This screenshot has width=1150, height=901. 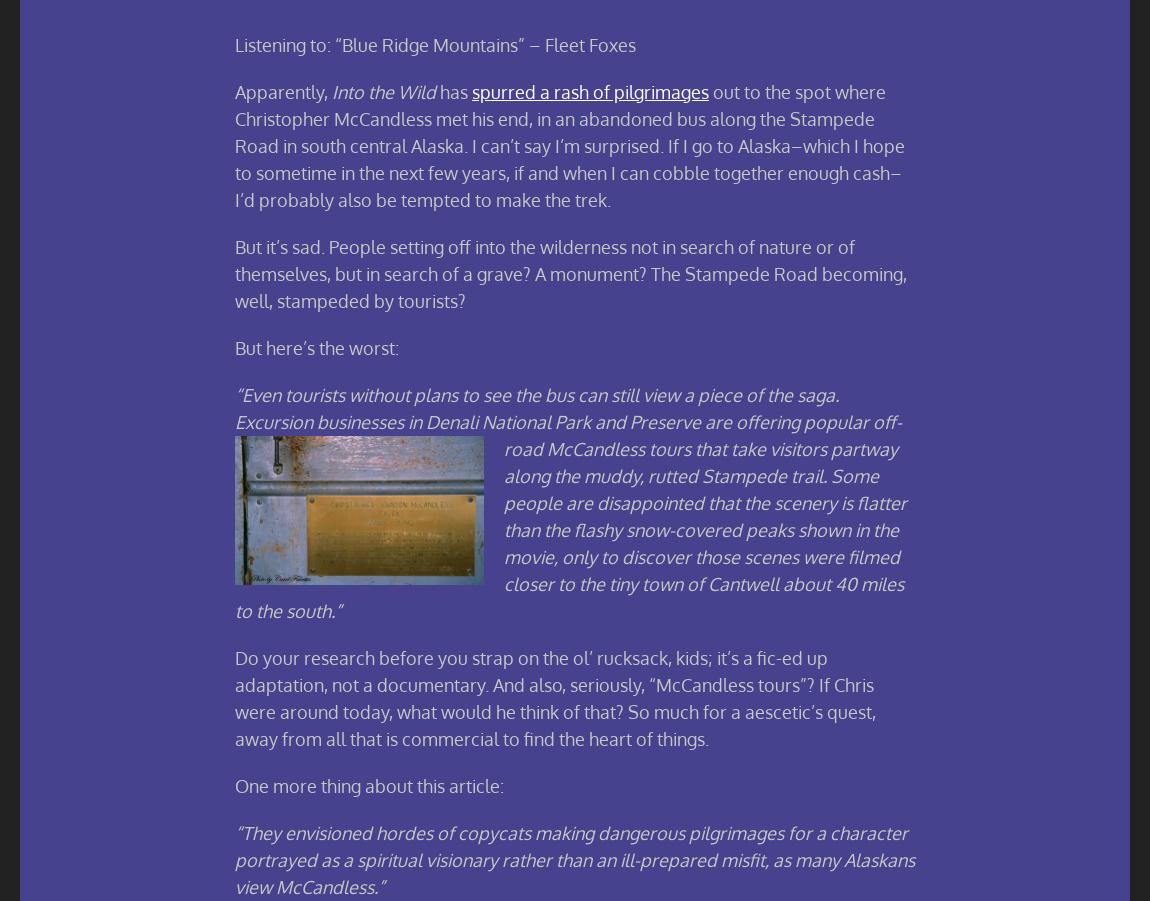 I want to click on '“They envisioned hordes of copycats making dangerous pilgrimages for a character portrayed as a spiritual visionary rather than an ill-prepared misfit, as many Alaskans view McCandless.”', so click(x=575, y=859).